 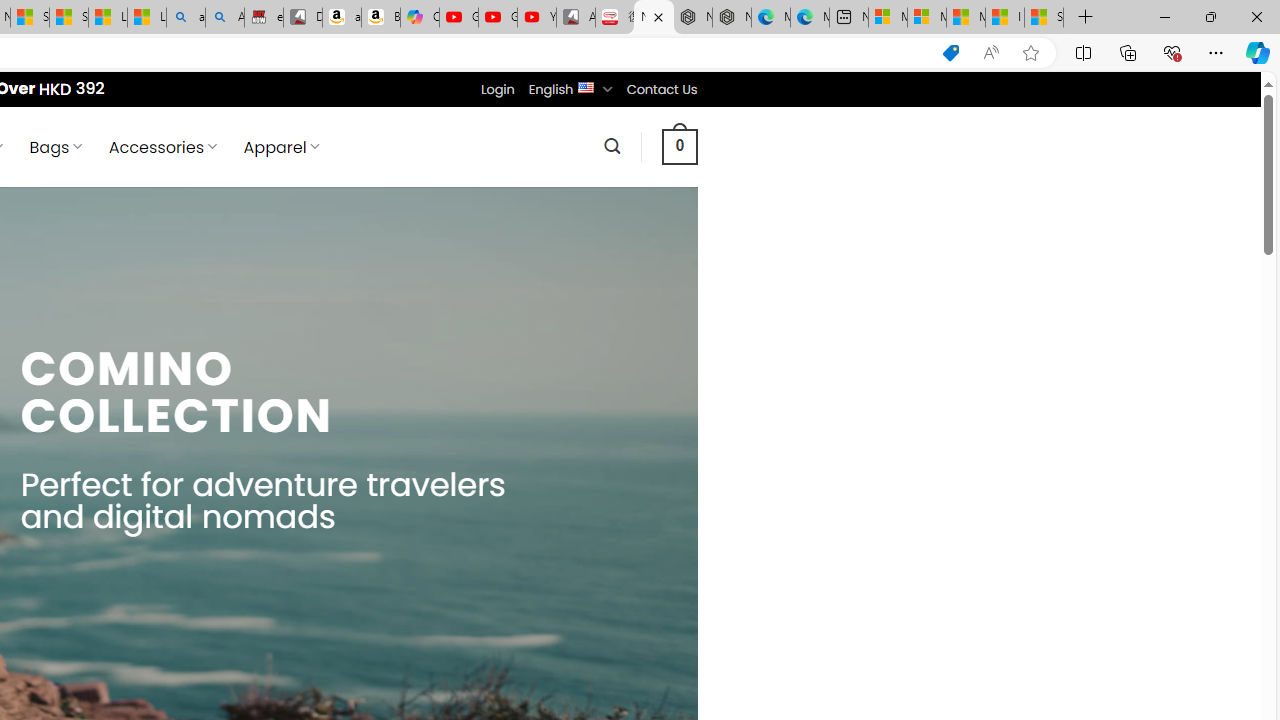 I want to click on 'Nordace - Comino Collection', so click(x=654, y=17).